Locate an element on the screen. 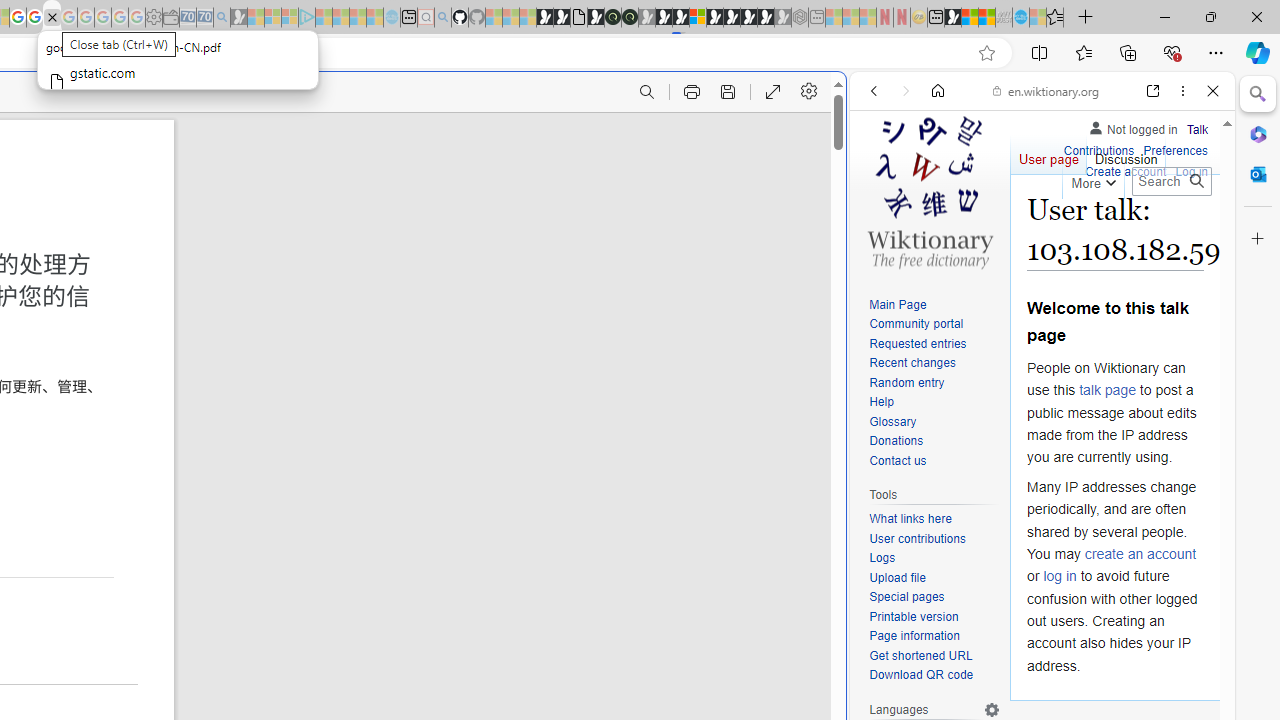  'Logs' is located at coordinates (934, 558).